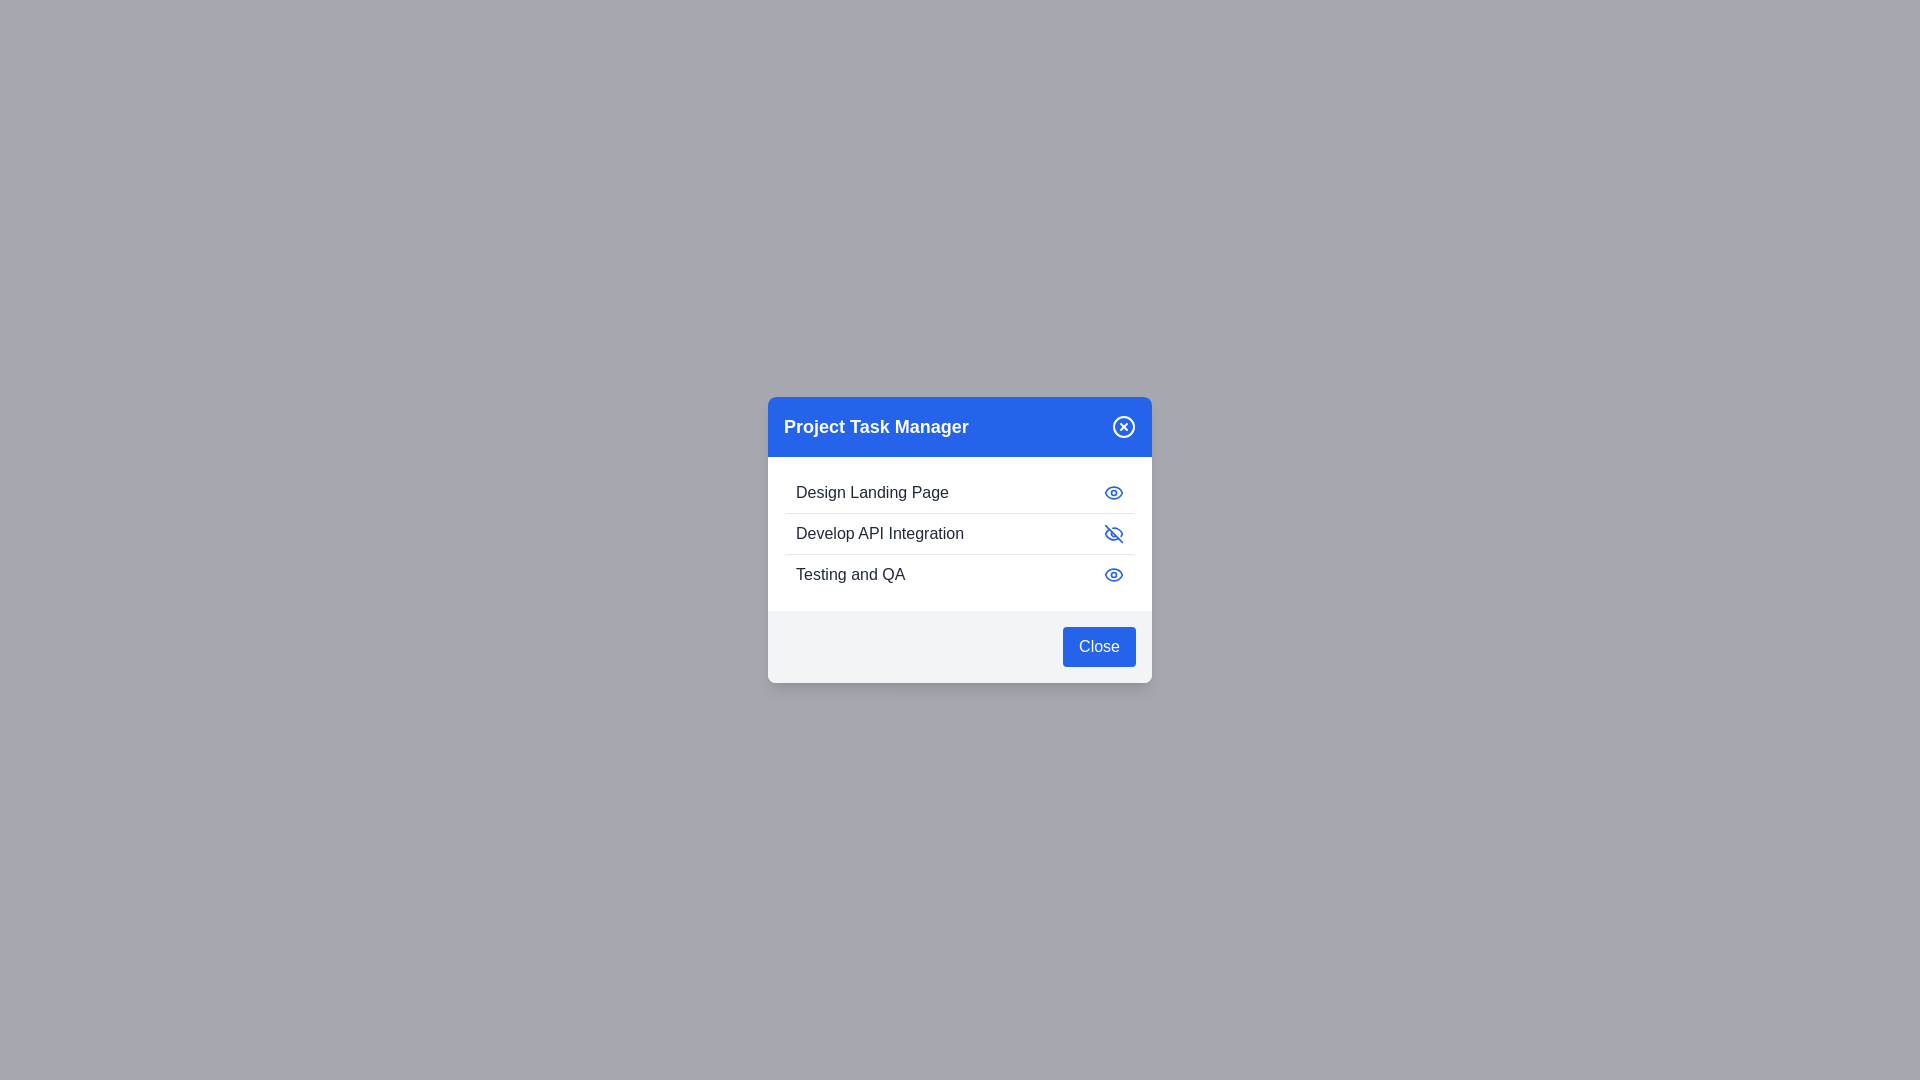 The width and height of the screenshot is (1920, 1080). Describe the element at coordinates (1123, 426) in the screenshot. I see `the X Icon to close the dialog` at that location.